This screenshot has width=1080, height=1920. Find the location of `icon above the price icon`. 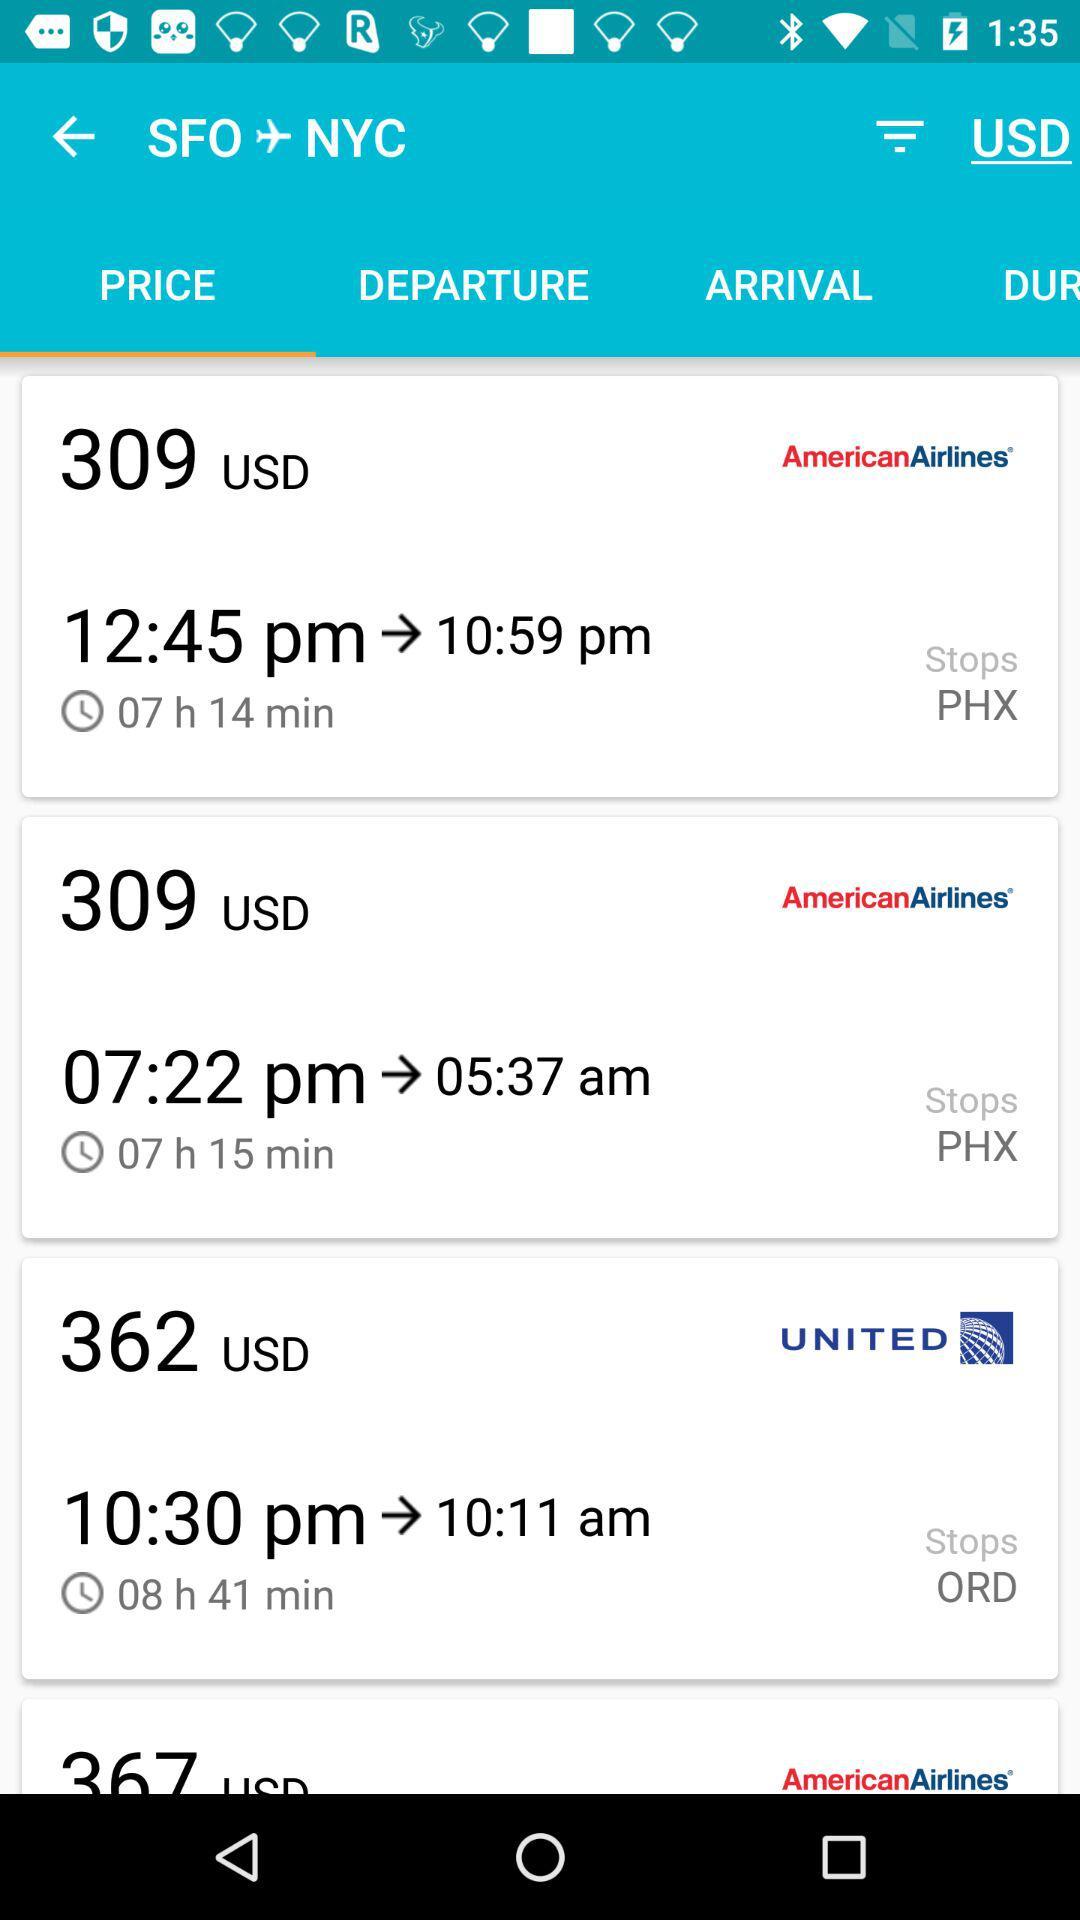

icon above the price icon is located at coordinates (72, 135).